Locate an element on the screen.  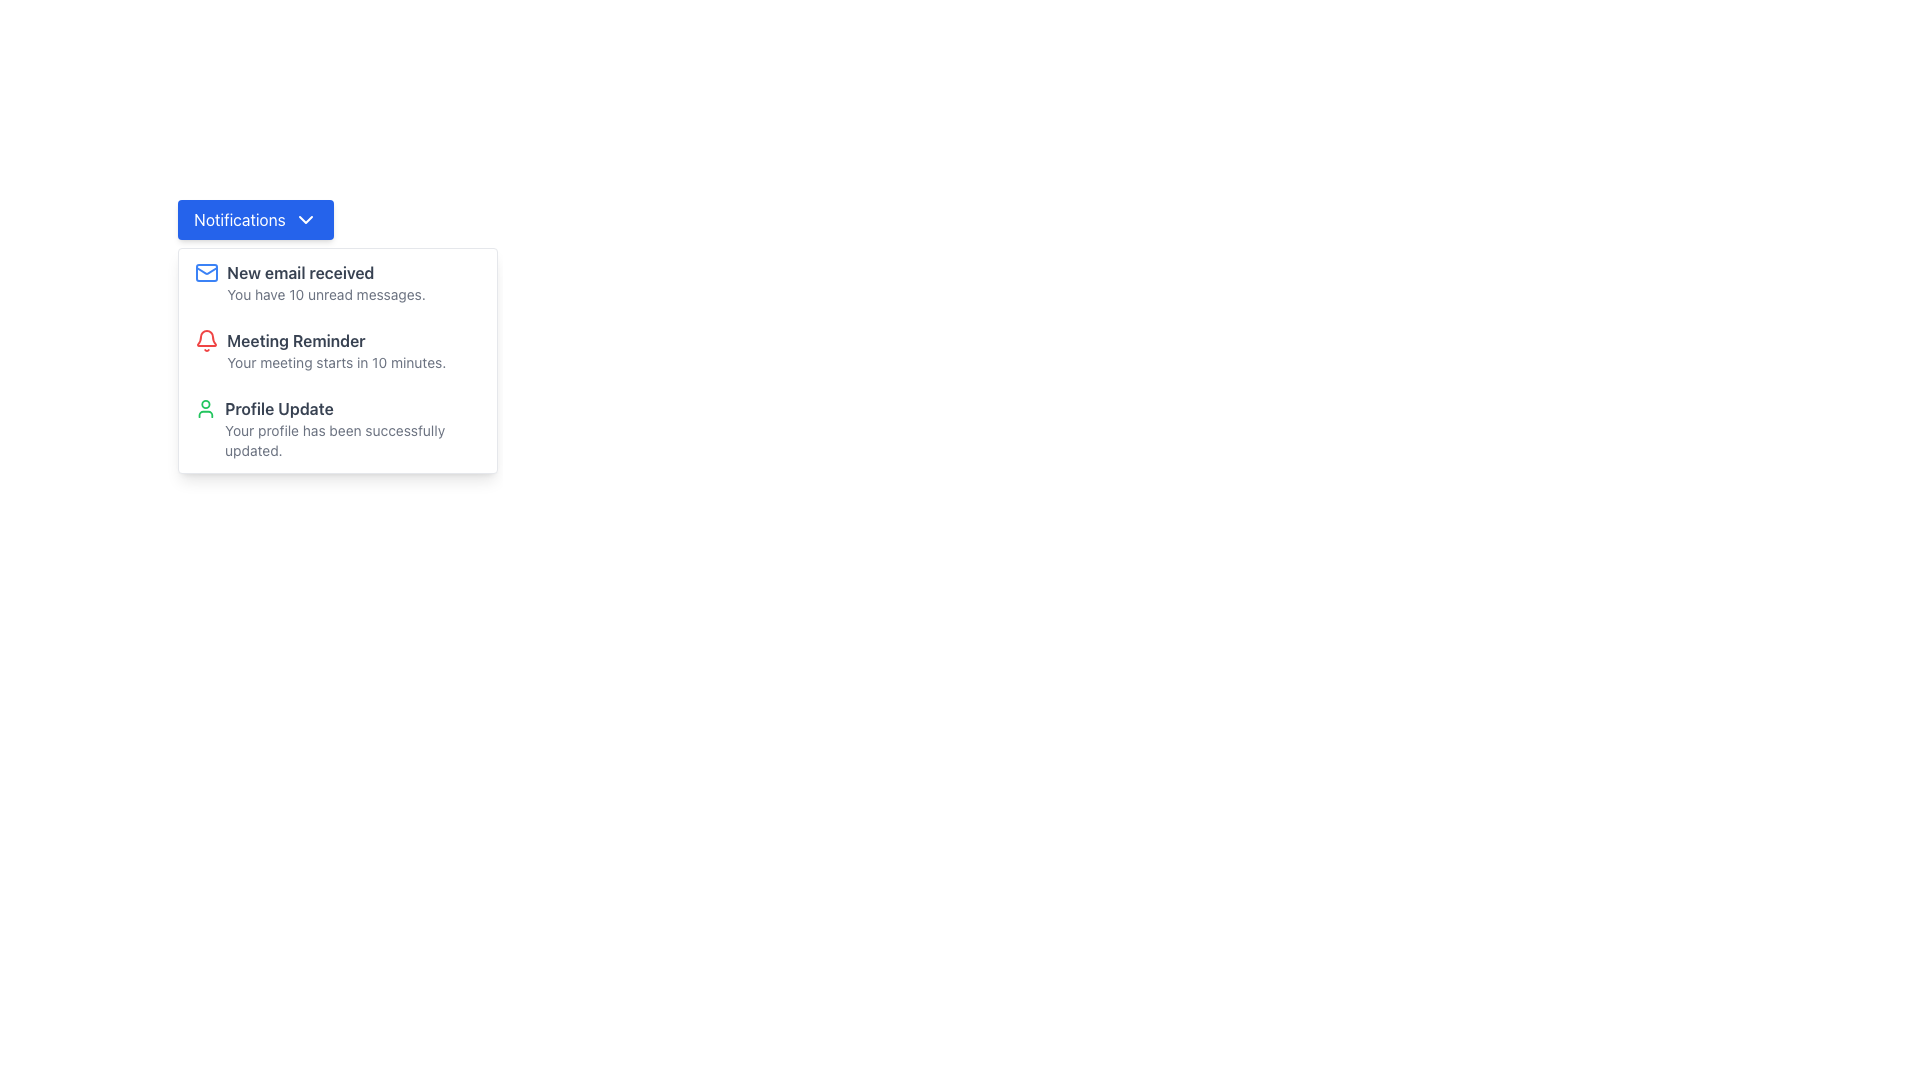
static text displaying 'Your meeting starts in 10 minutes.' located beneath the 'Meeting Reminder' header in the notification list is located at coordinates (336, 362).